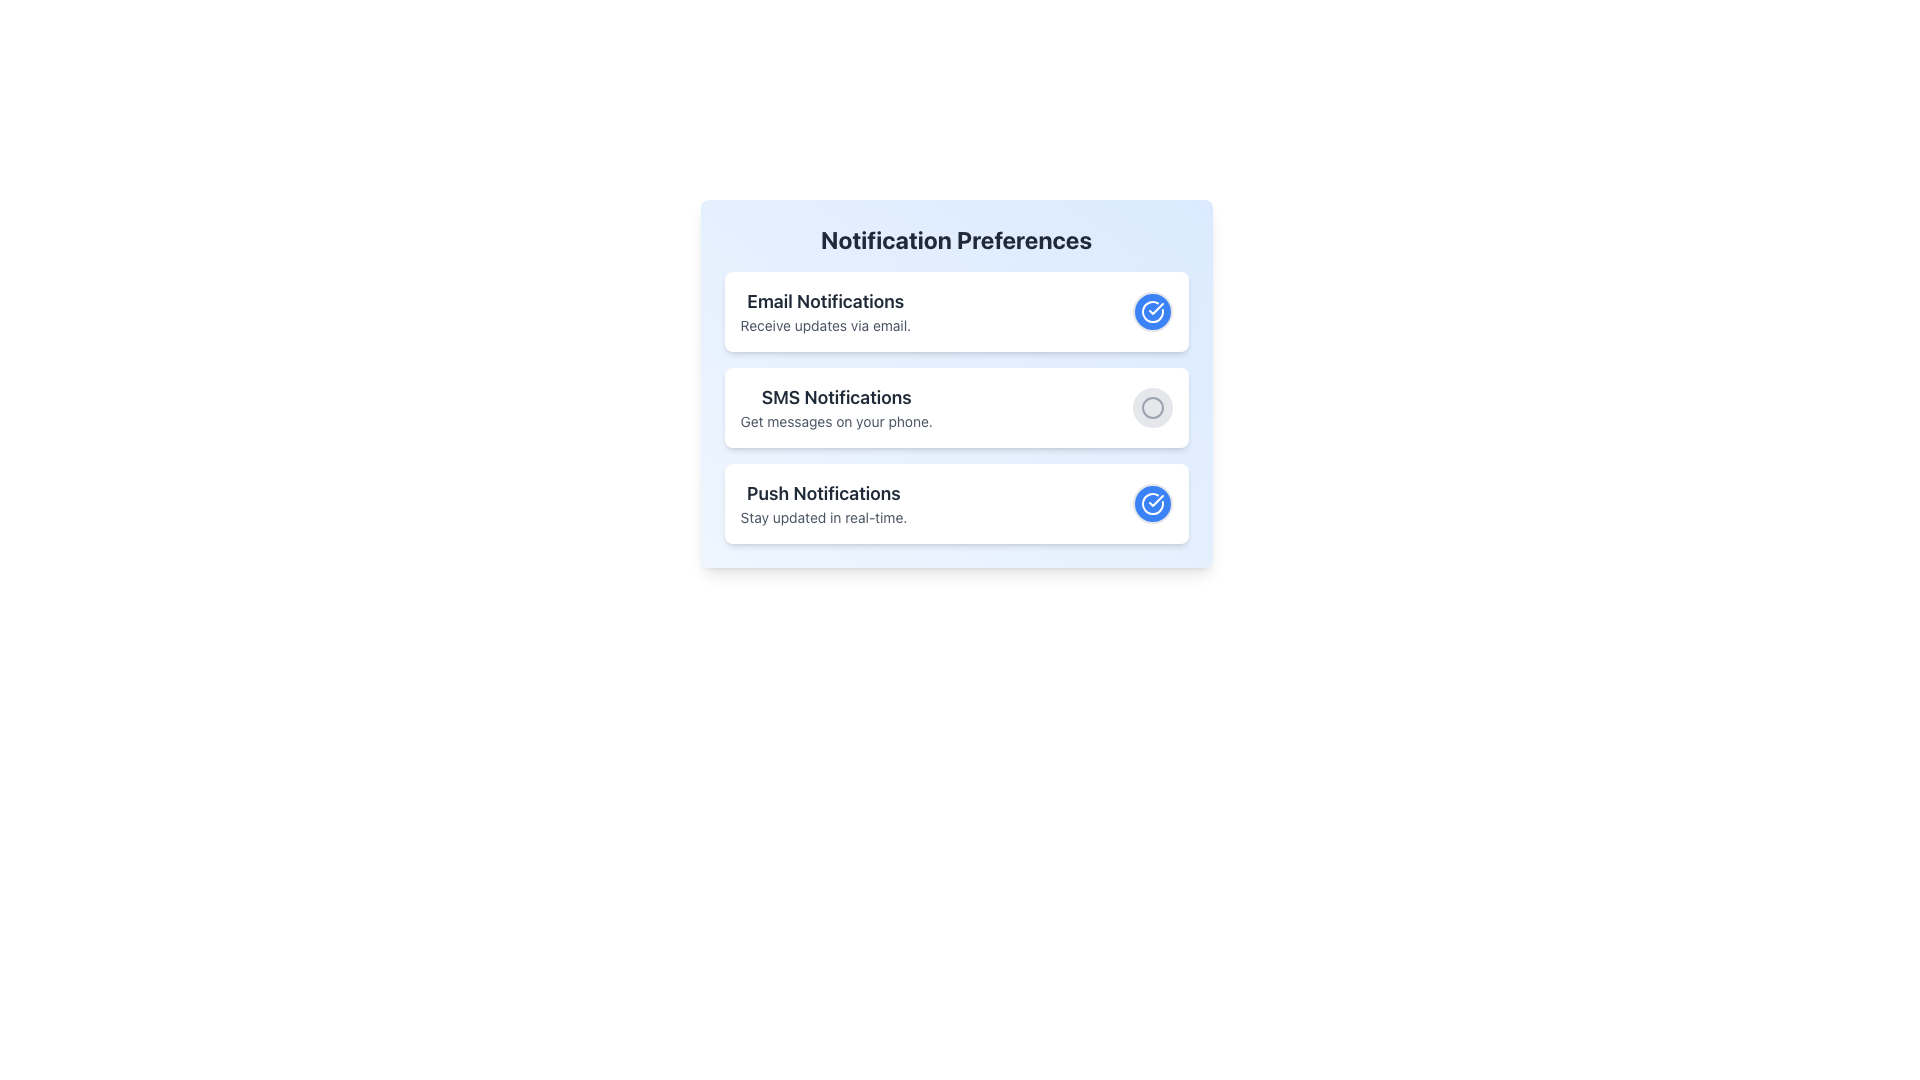 The image size is (1920, 1080). What do you see at coordinates (955, 407) in the screenshot?
I see `the SMS notification toggle option` at bounding box center [955, 407].